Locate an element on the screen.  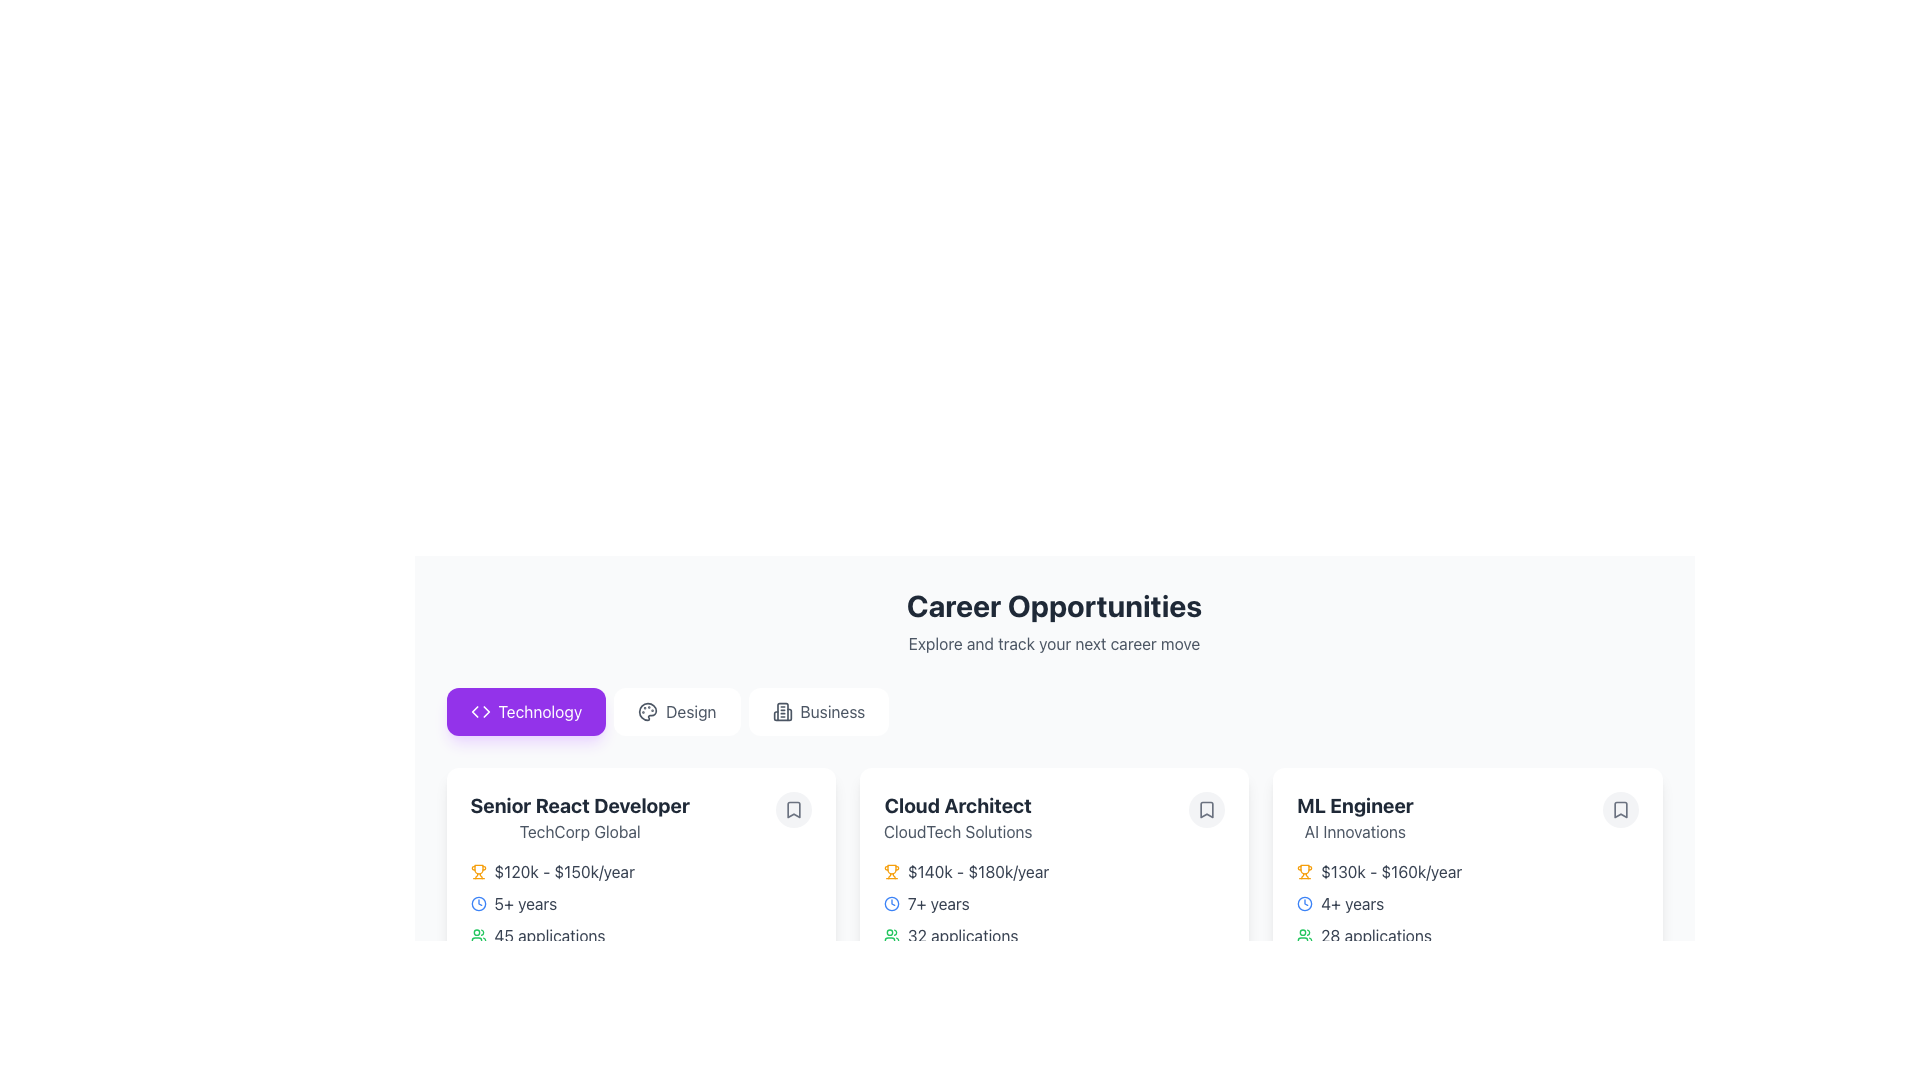
the circular button with a bookmark icon located in the top-right corner of the 'Cloud Architect' job card is located at coordinates (1206, 810).